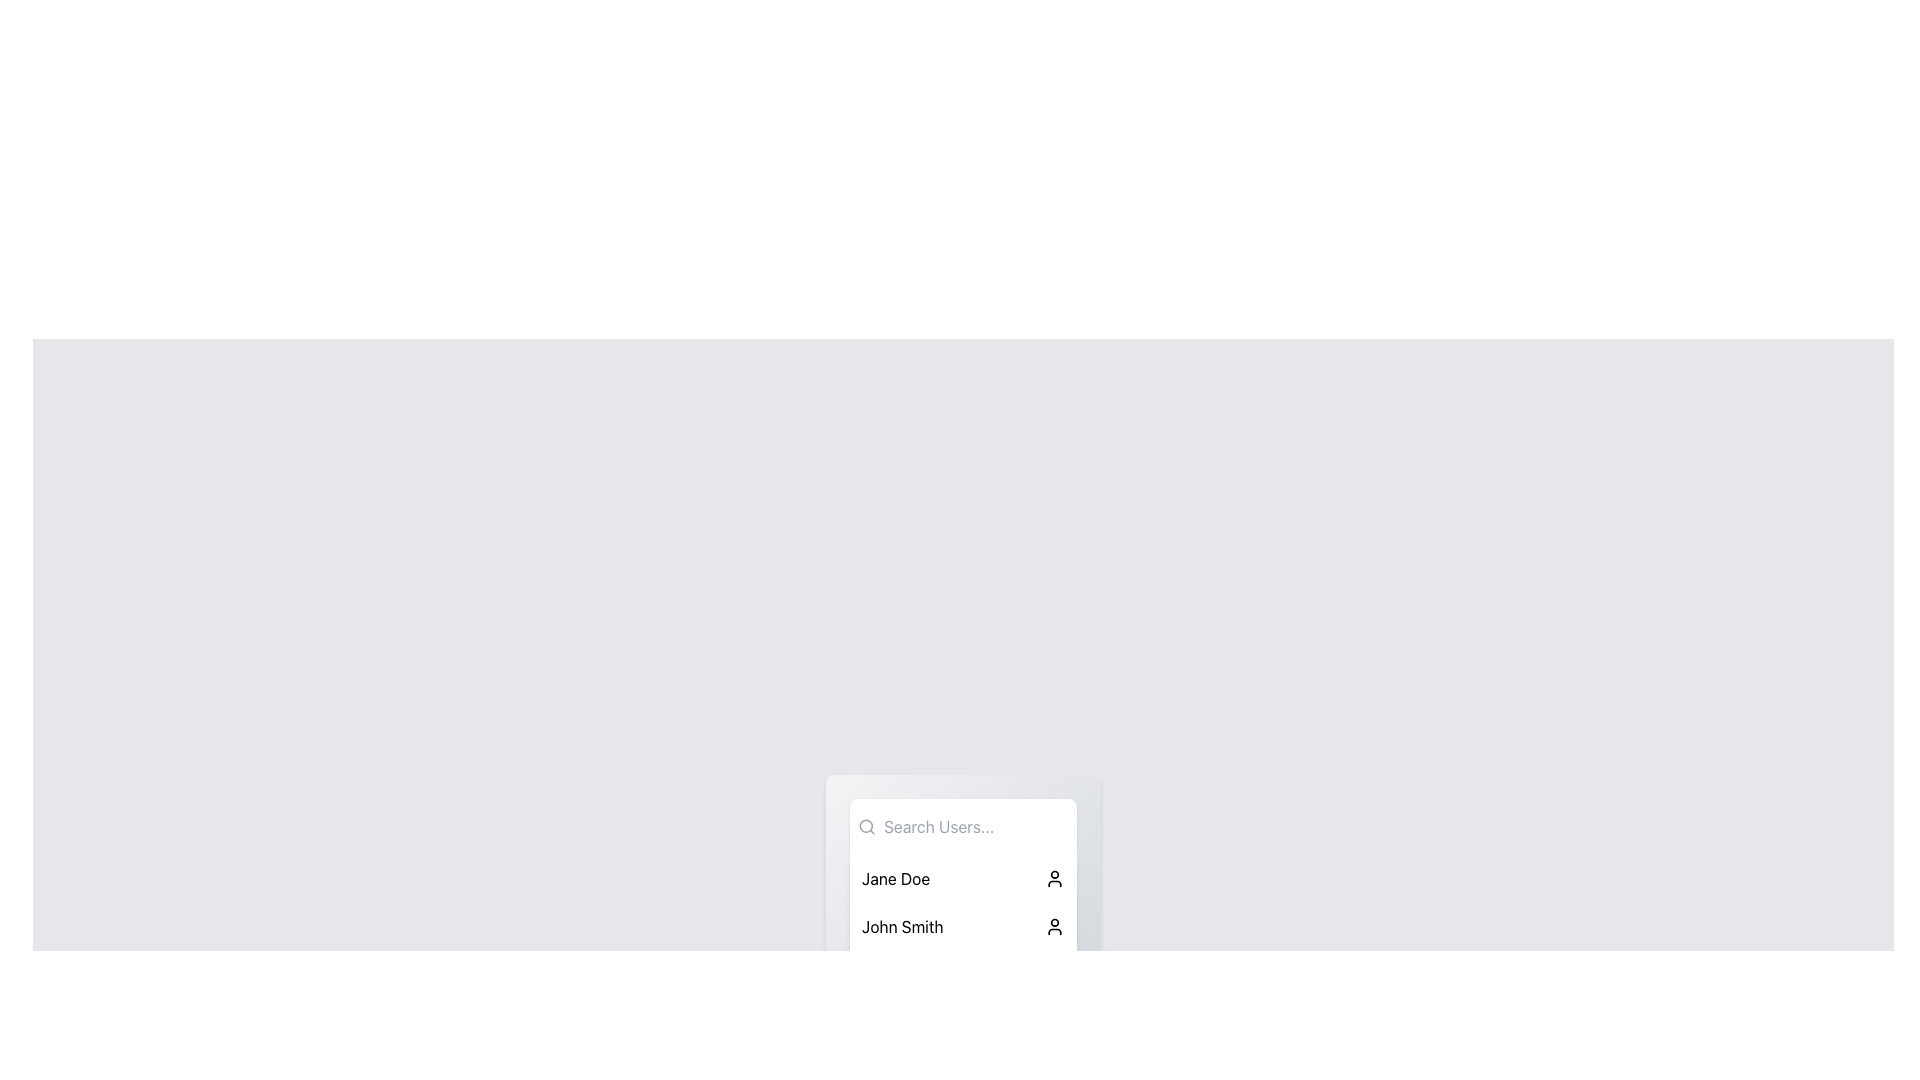  Describe the element at coordinates (866, 826) in the screenshot. I see `the decorative circle within the SVG of the search icon, located at the top-left corner of the 'Search Users' input box` at that location.